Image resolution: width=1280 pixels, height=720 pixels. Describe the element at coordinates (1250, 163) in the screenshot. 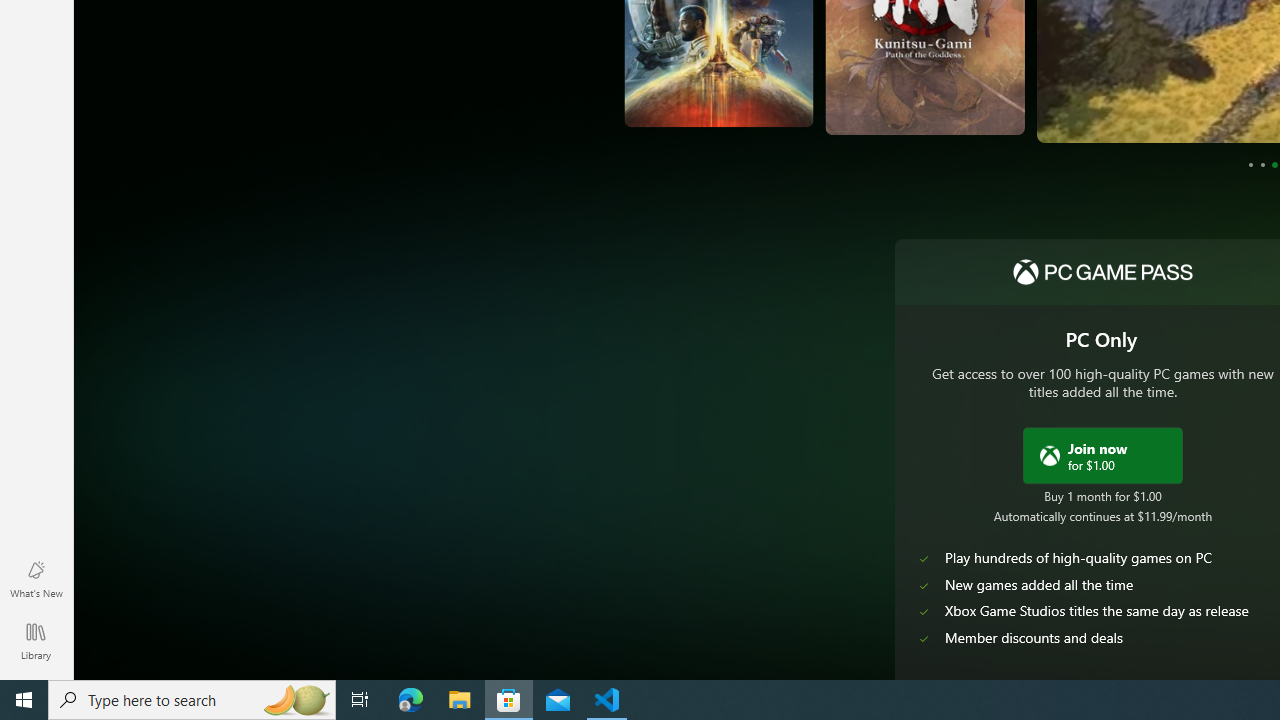

I see `'Page 1'` at that location.